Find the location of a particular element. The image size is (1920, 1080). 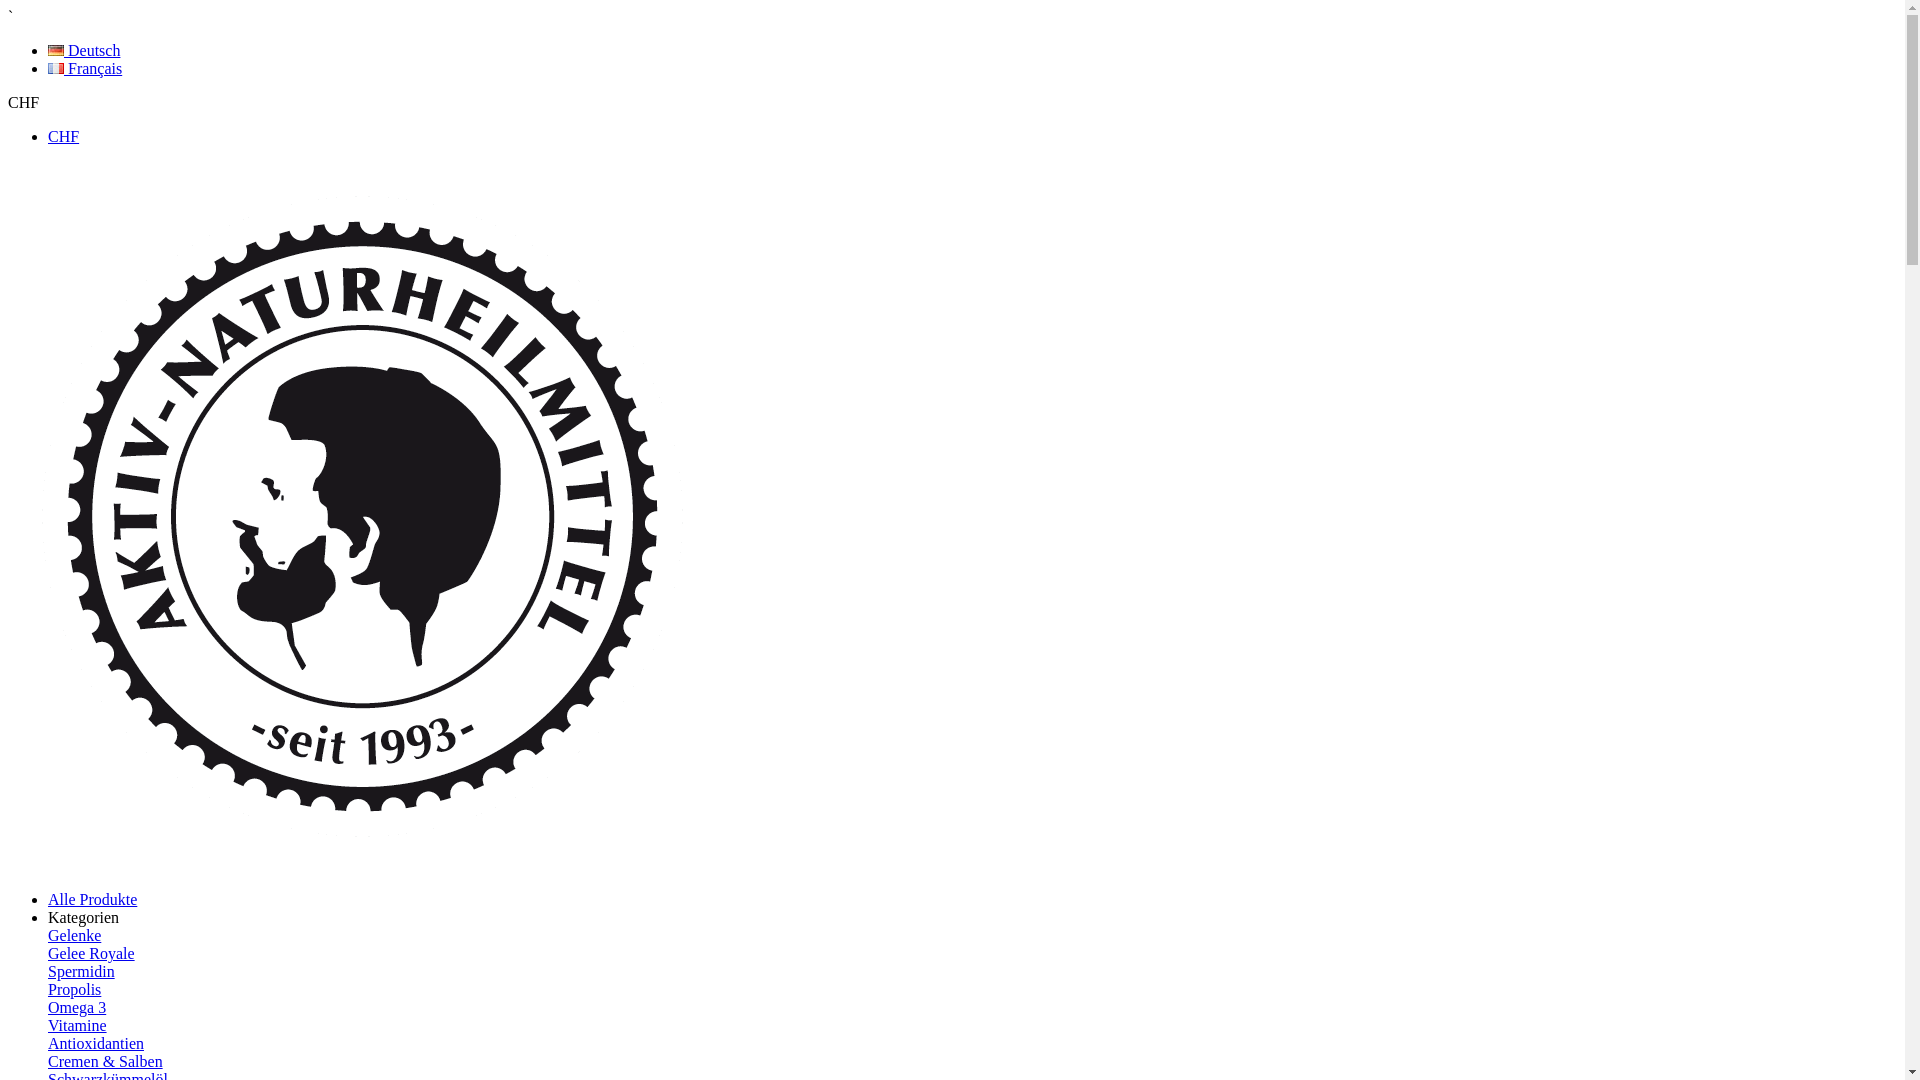

'Antioxidantien' is located at coordinates (95, 1042).